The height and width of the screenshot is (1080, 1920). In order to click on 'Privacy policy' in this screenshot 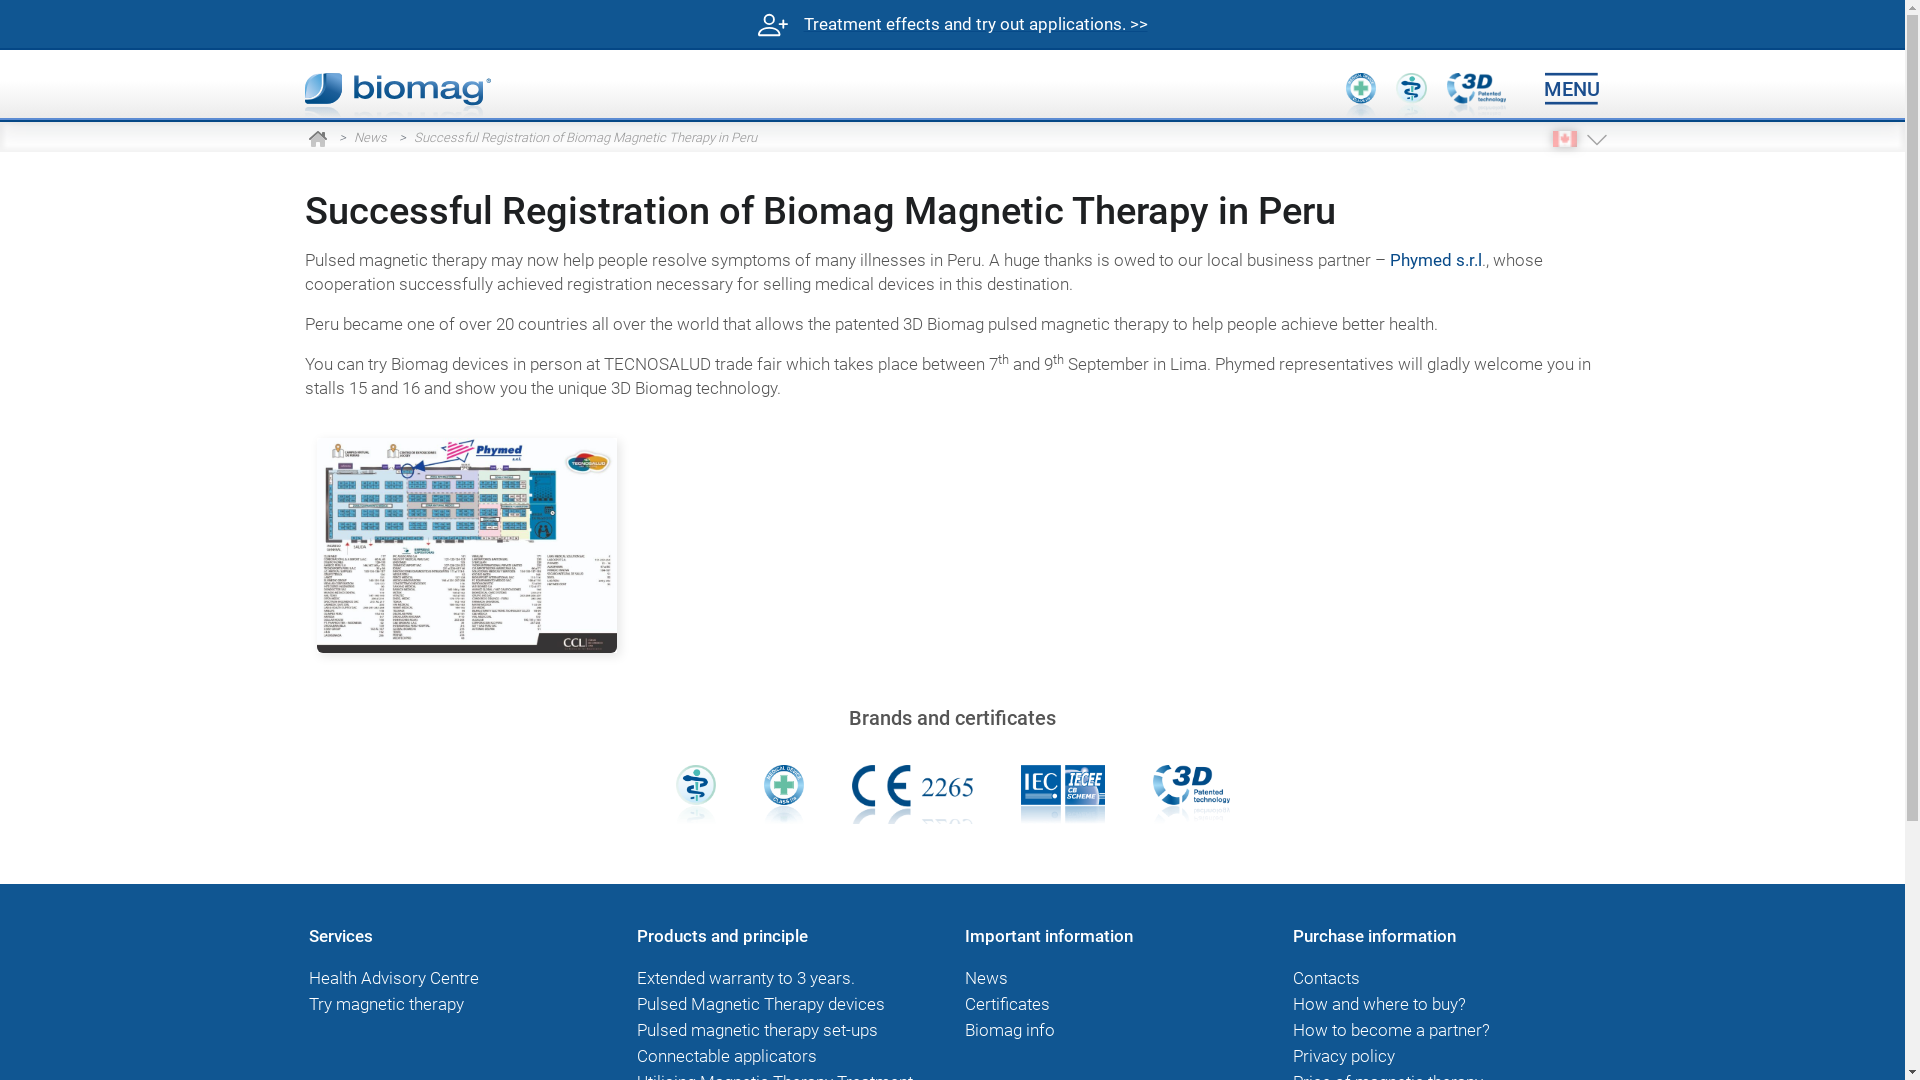, I will do `click(1291, 1055)`.